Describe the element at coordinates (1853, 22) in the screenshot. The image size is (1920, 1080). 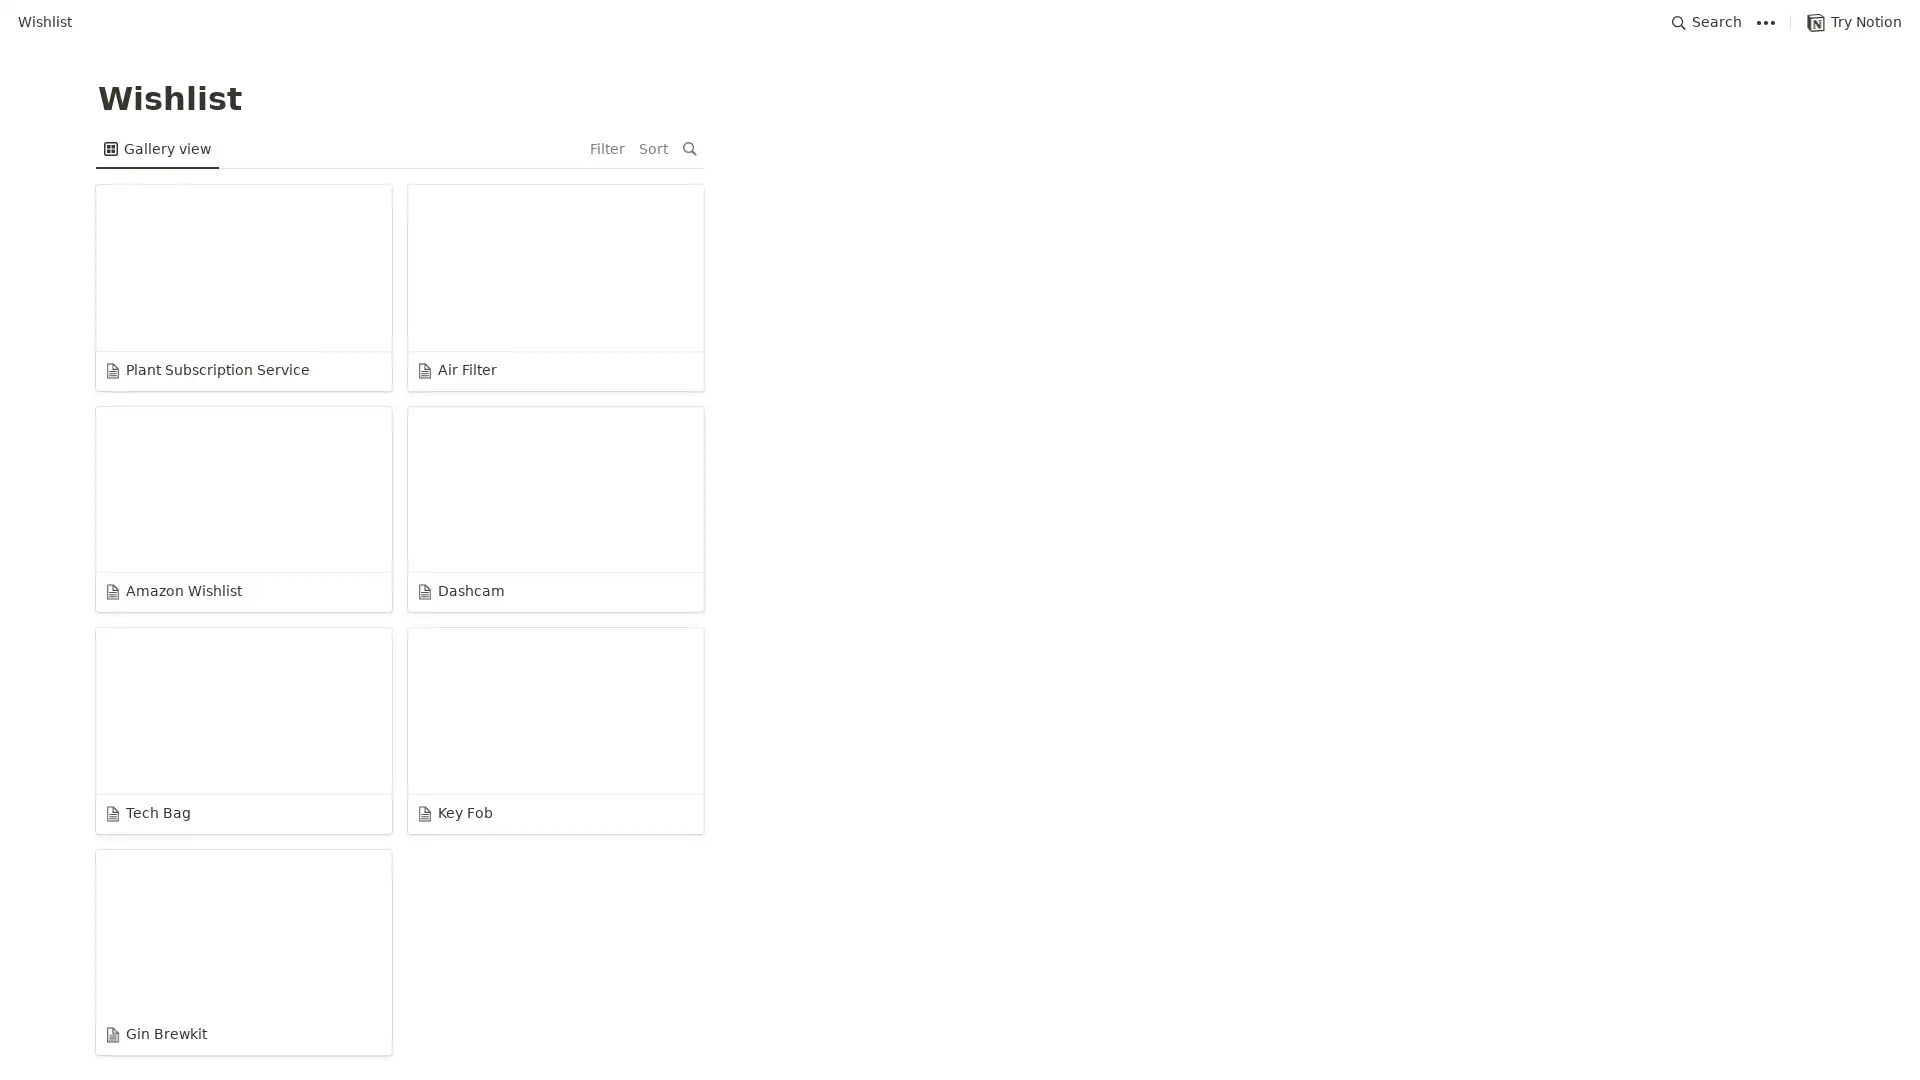
I see `Try Notion` at that location.